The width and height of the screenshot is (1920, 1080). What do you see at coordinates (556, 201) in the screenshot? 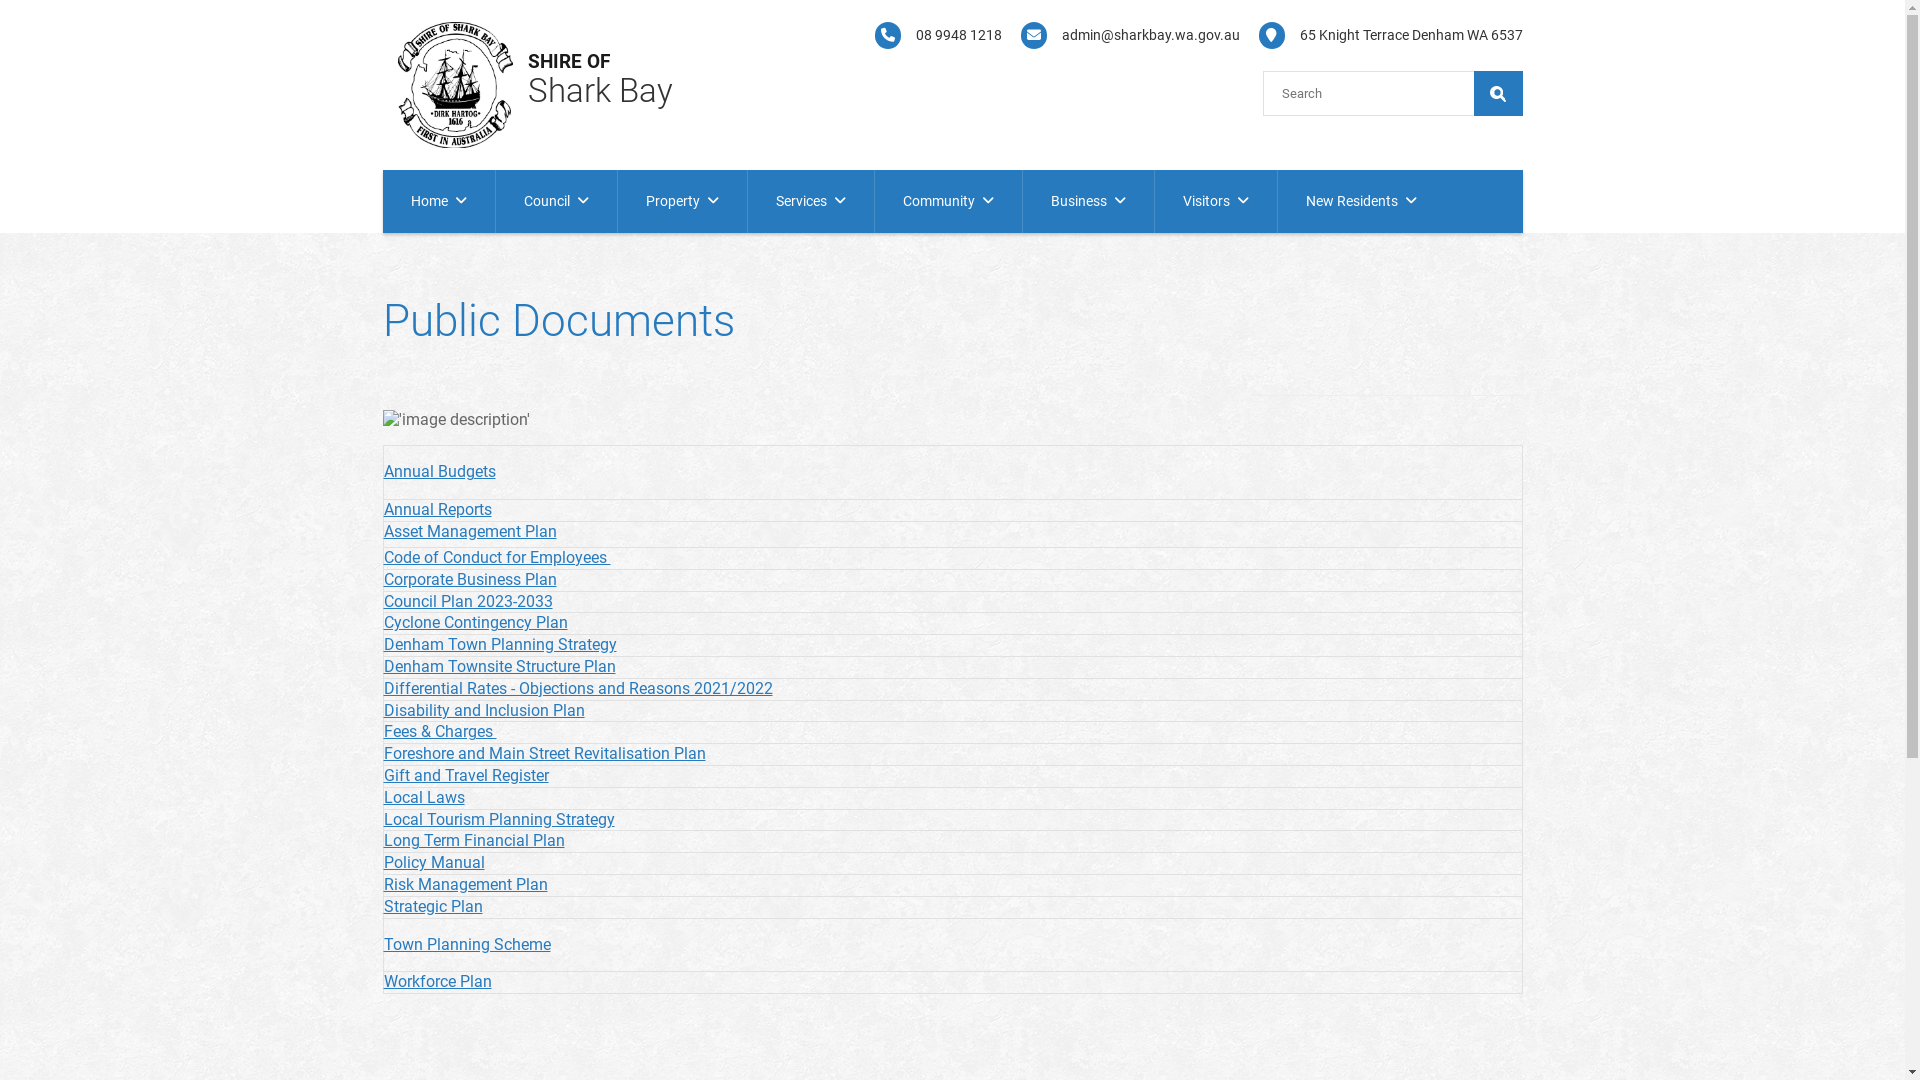
I see `'Council'` at bounding box center [556, 201].